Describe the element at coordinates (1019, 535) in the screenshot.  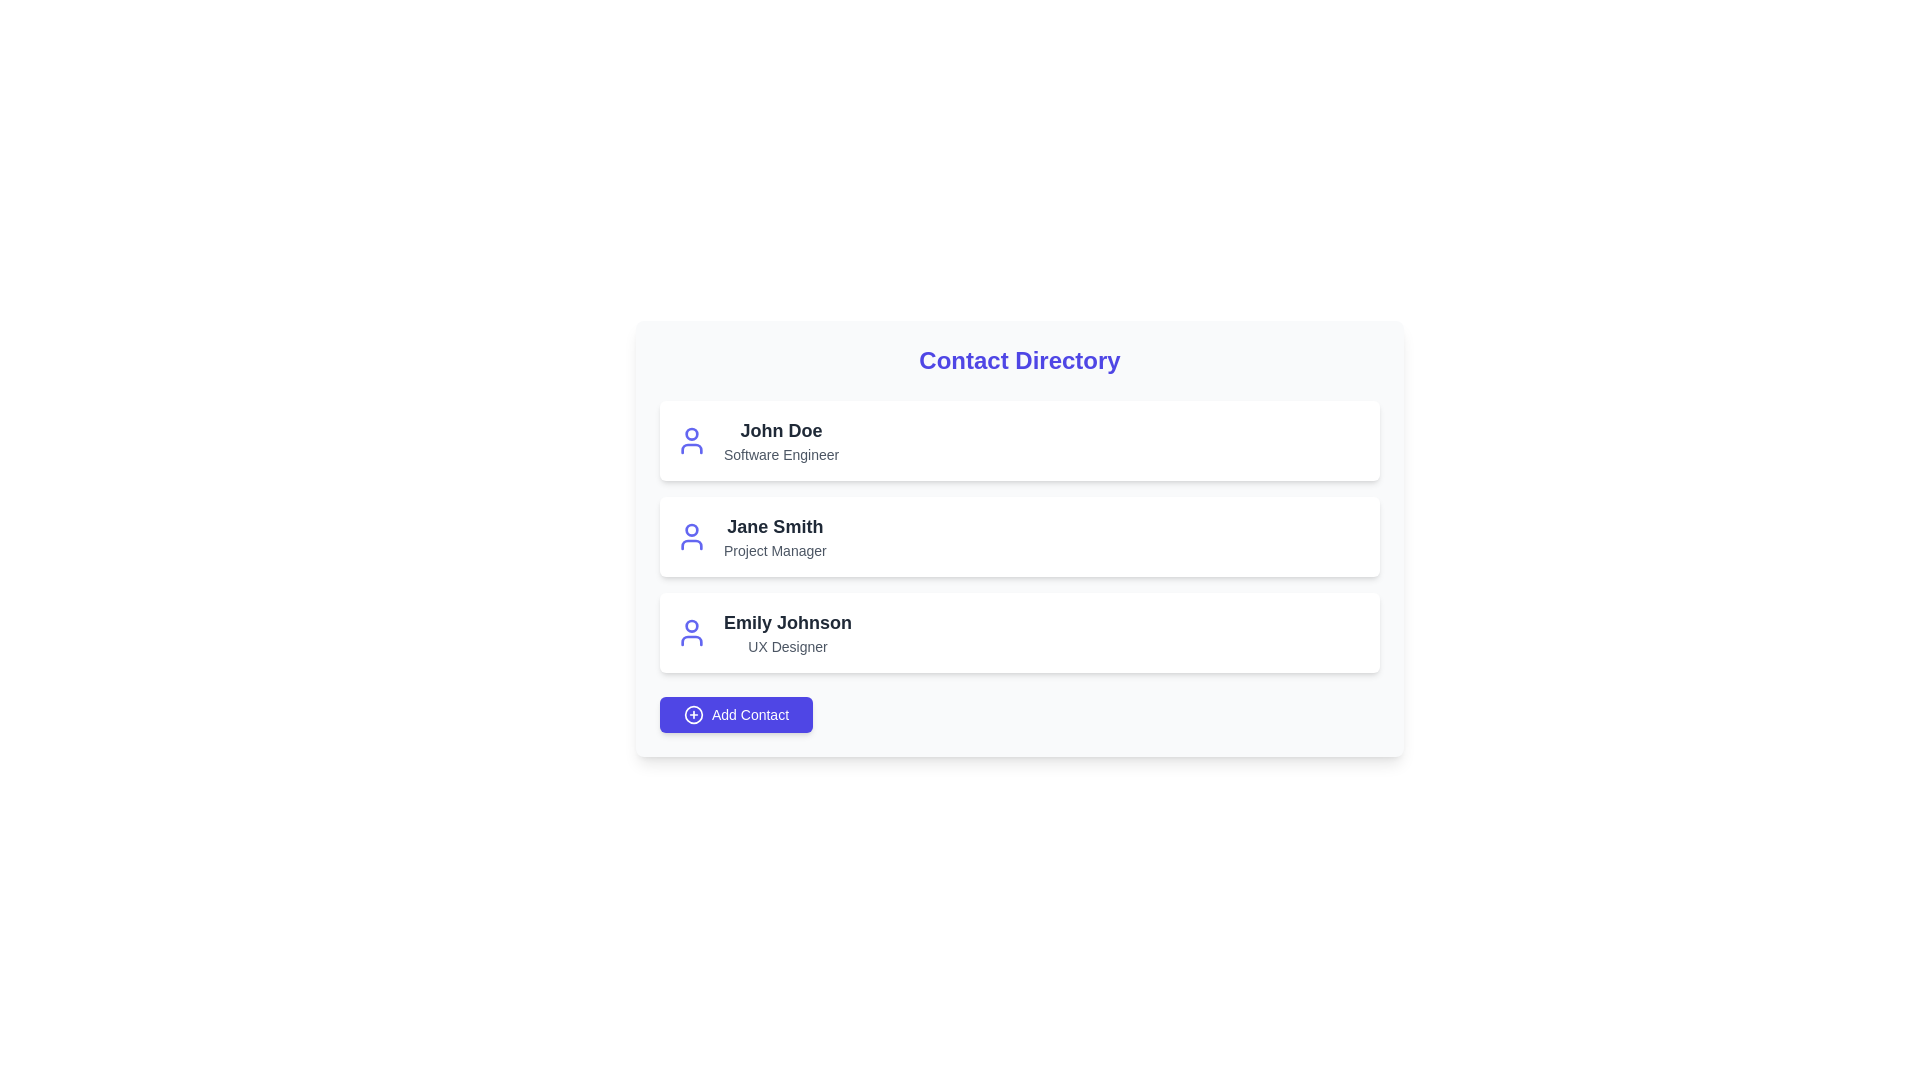
I see `the contact item corresponding to Jane Smith` at that location.